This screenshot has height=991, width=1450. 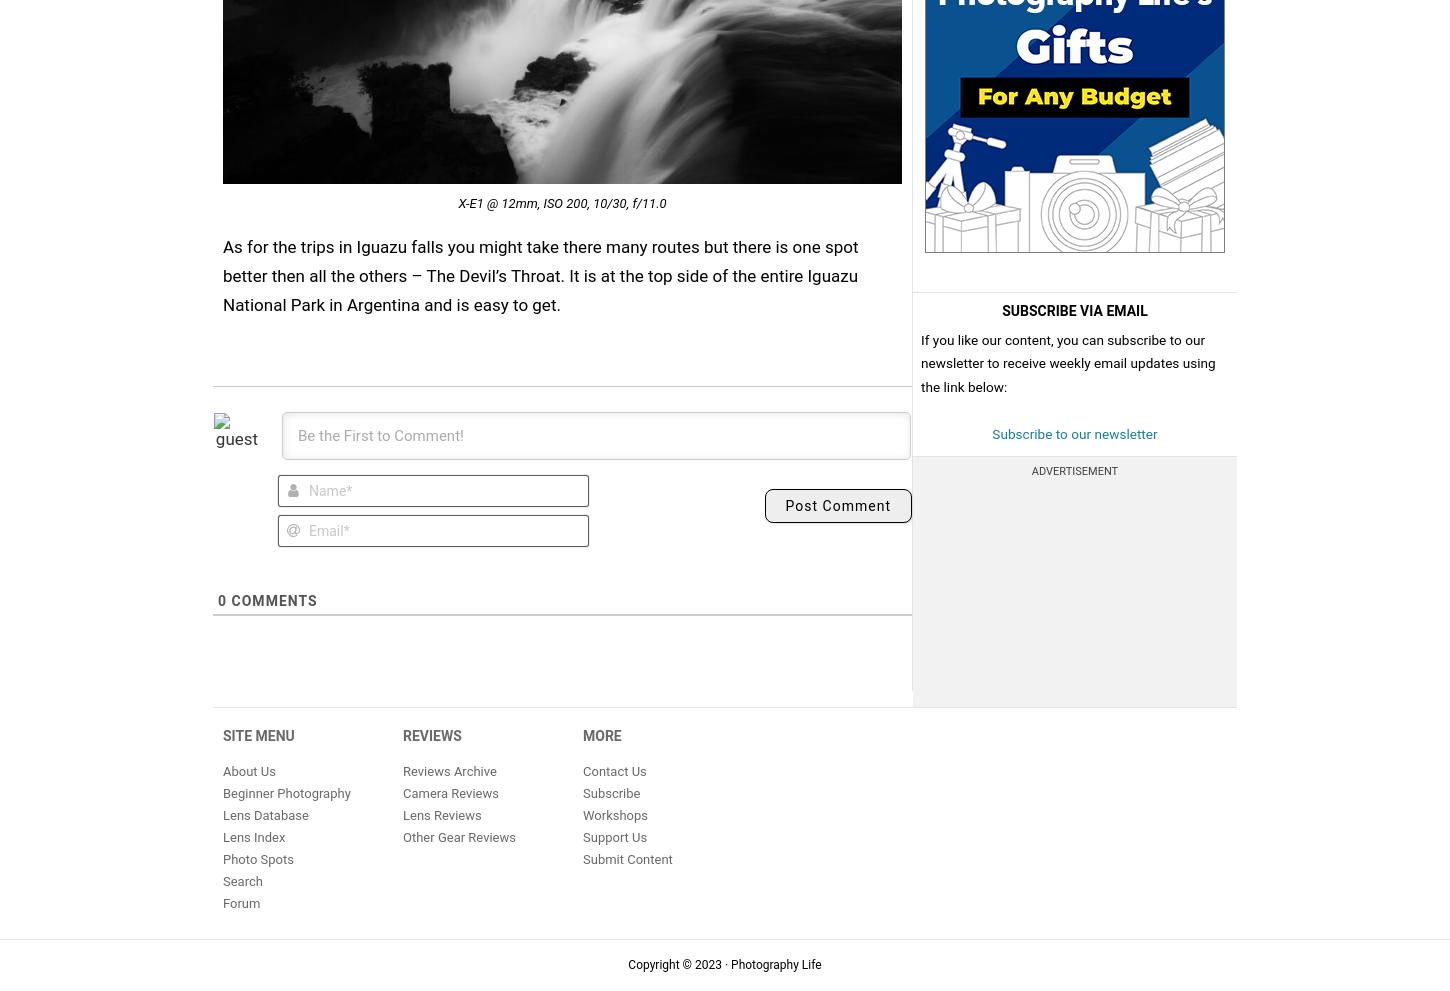 What do you see at coordinates (610, 792) in the screenshot?
I see `'Subscribe'` at bounding box center [610, 792].